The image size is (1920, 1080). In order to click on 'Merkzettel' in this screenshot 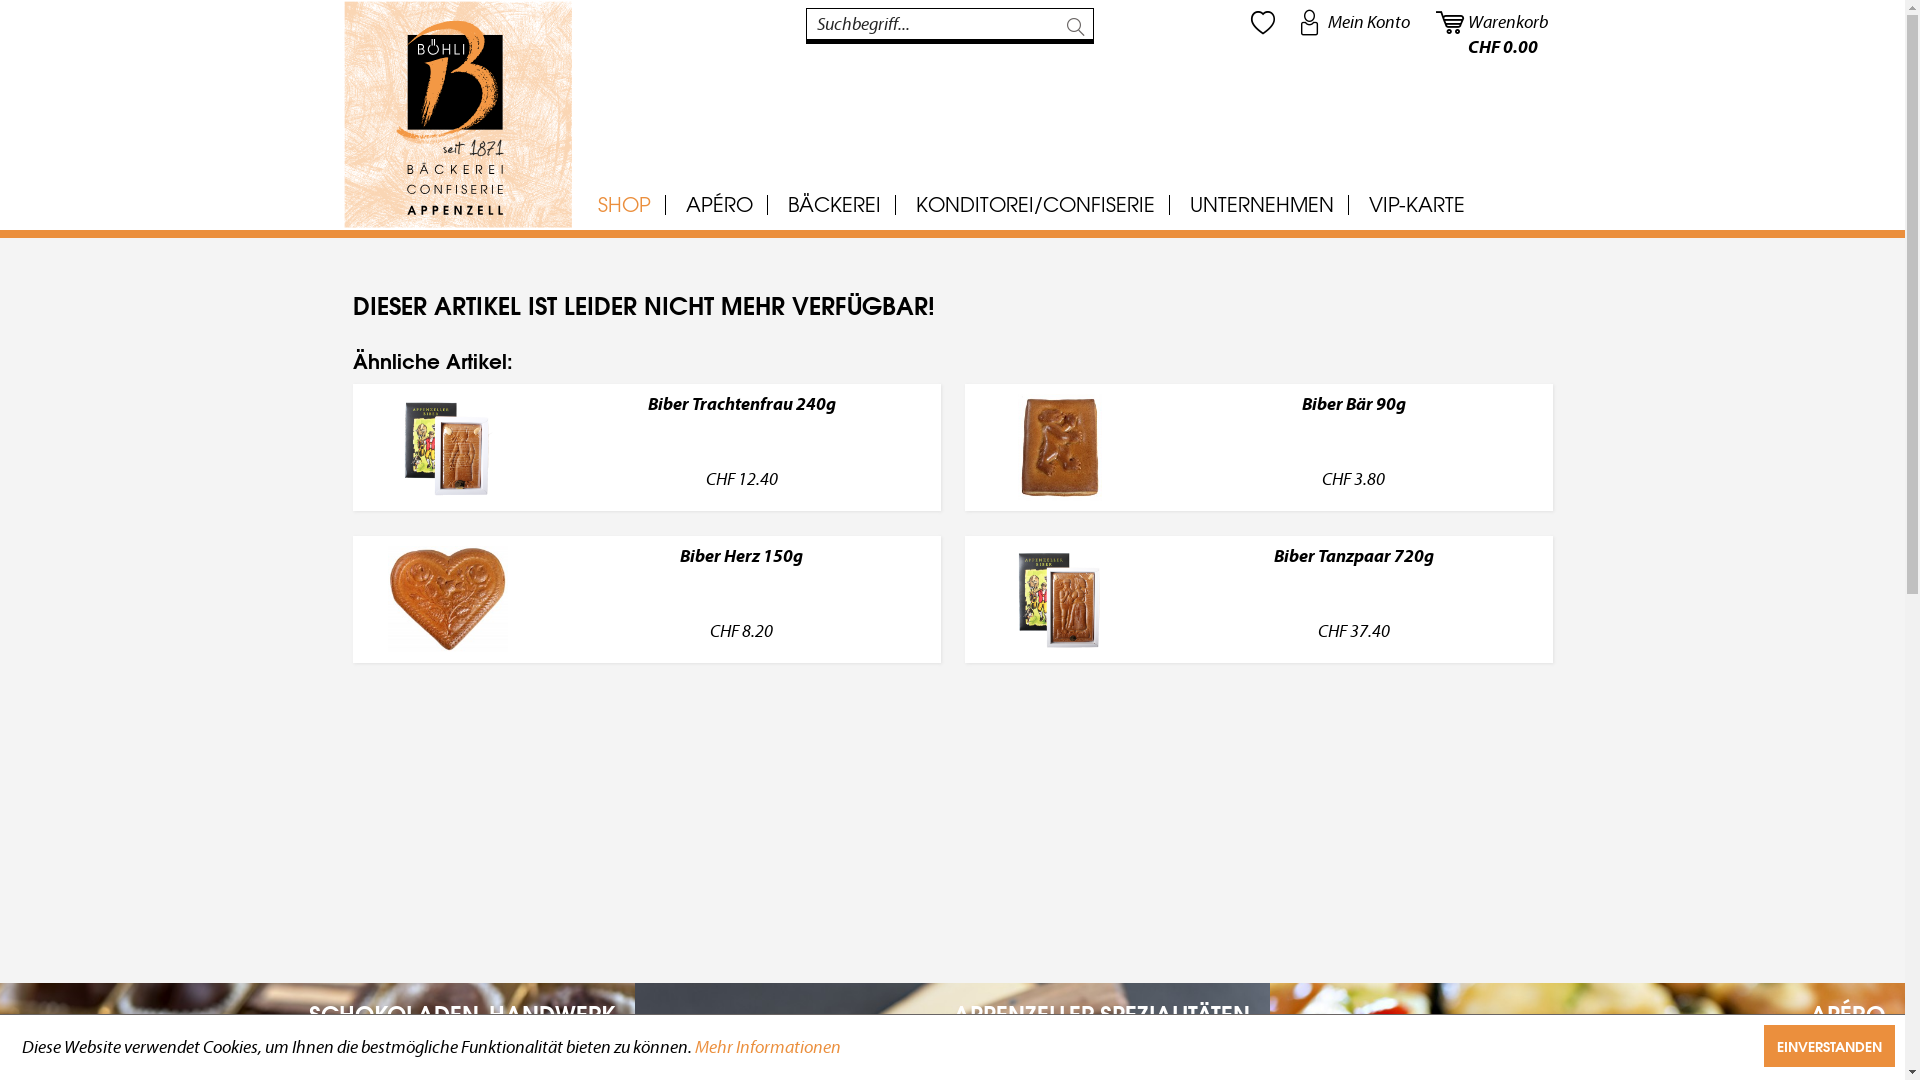, I will do `click(1261, 23)`.